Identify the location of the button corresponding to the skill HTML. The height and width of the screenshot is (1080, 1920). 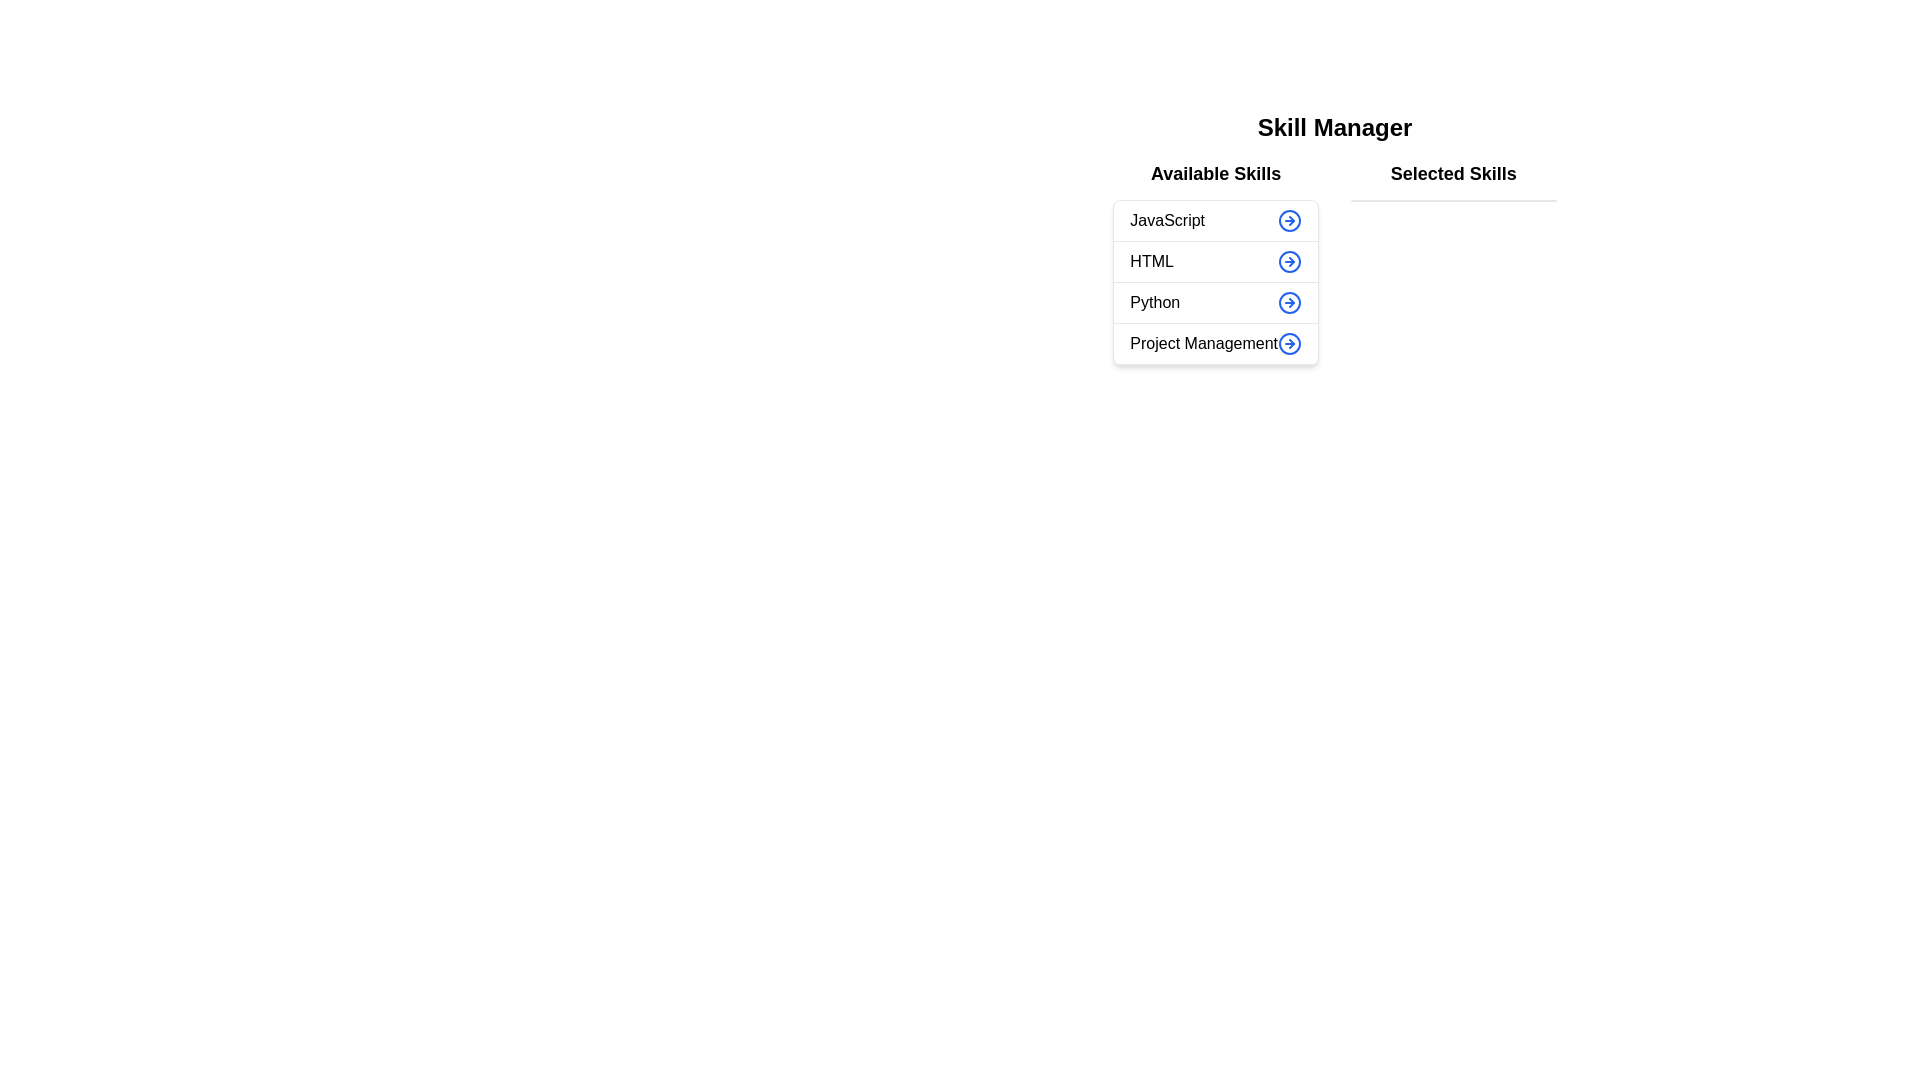
(1290, 261).